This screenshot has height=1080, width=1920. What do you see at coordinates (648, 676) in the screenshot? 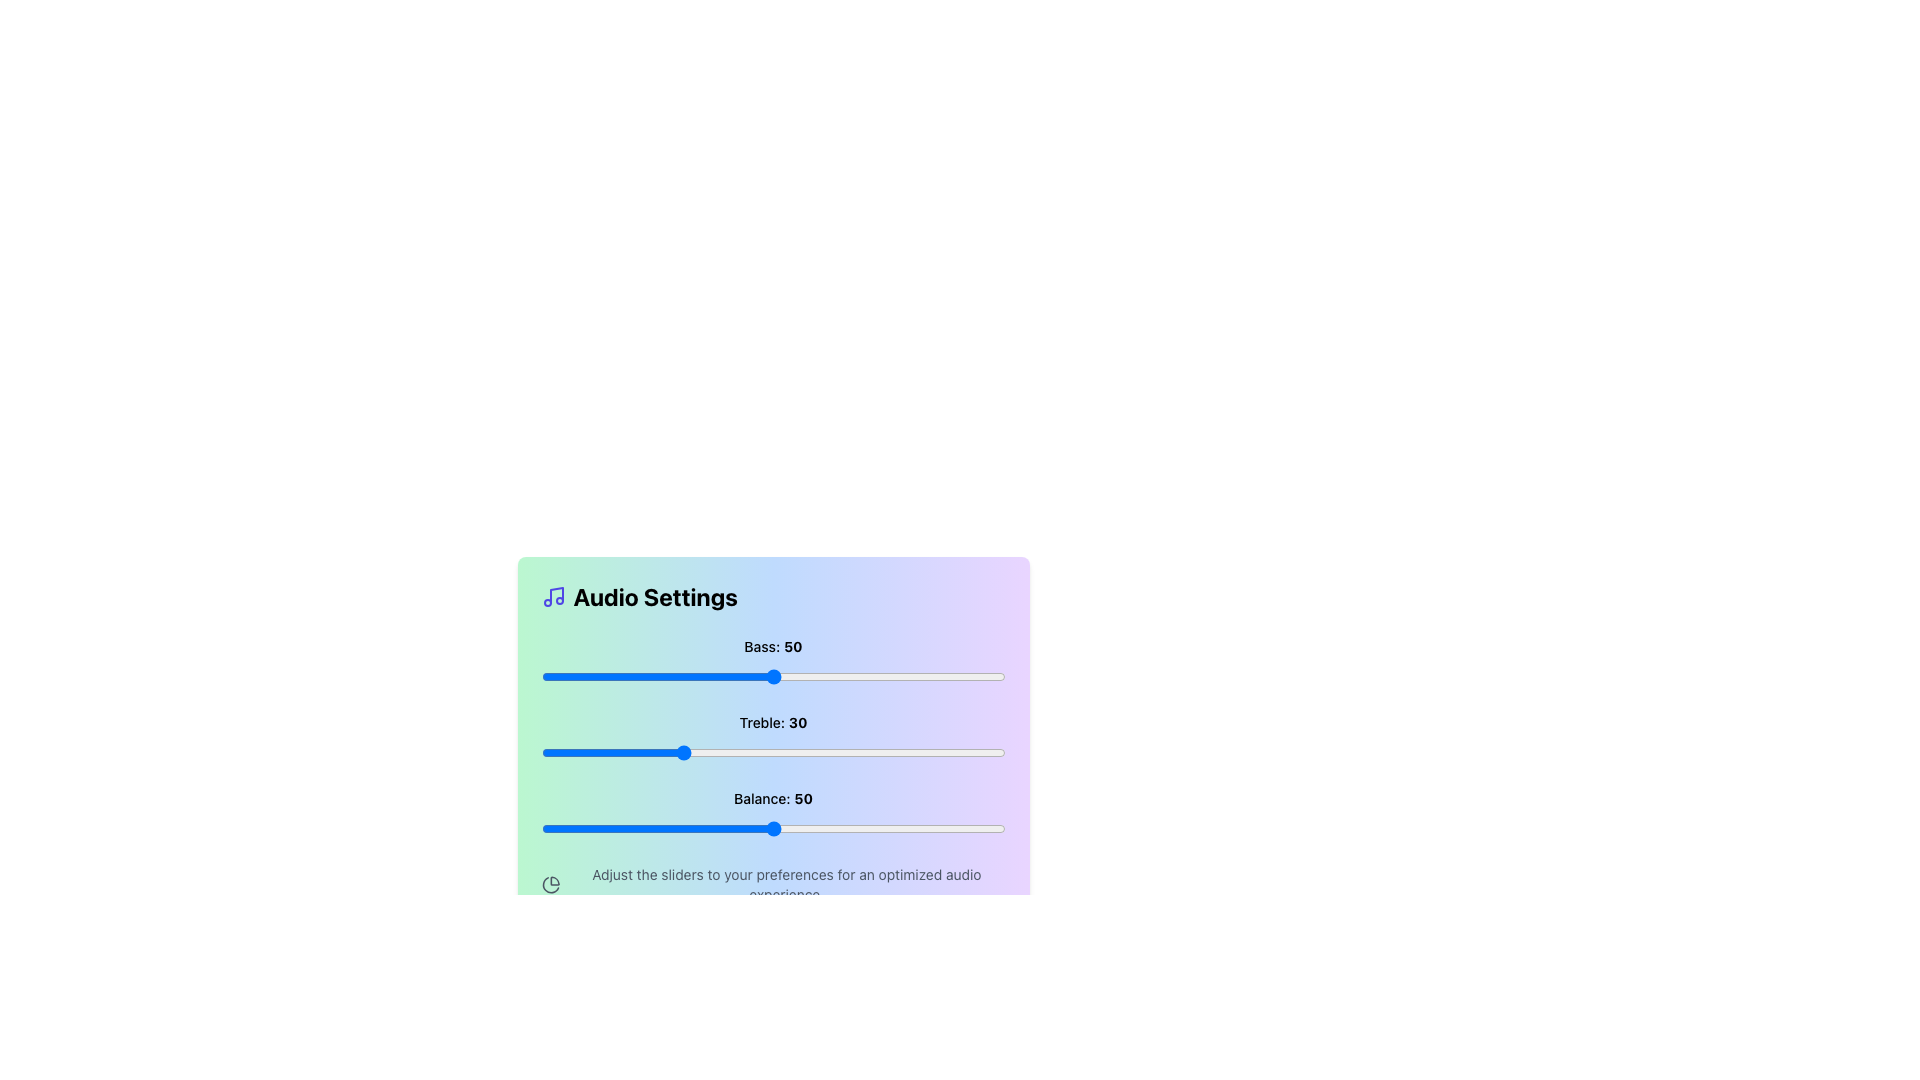
I see `the bass` at bounding box center [648, 676].